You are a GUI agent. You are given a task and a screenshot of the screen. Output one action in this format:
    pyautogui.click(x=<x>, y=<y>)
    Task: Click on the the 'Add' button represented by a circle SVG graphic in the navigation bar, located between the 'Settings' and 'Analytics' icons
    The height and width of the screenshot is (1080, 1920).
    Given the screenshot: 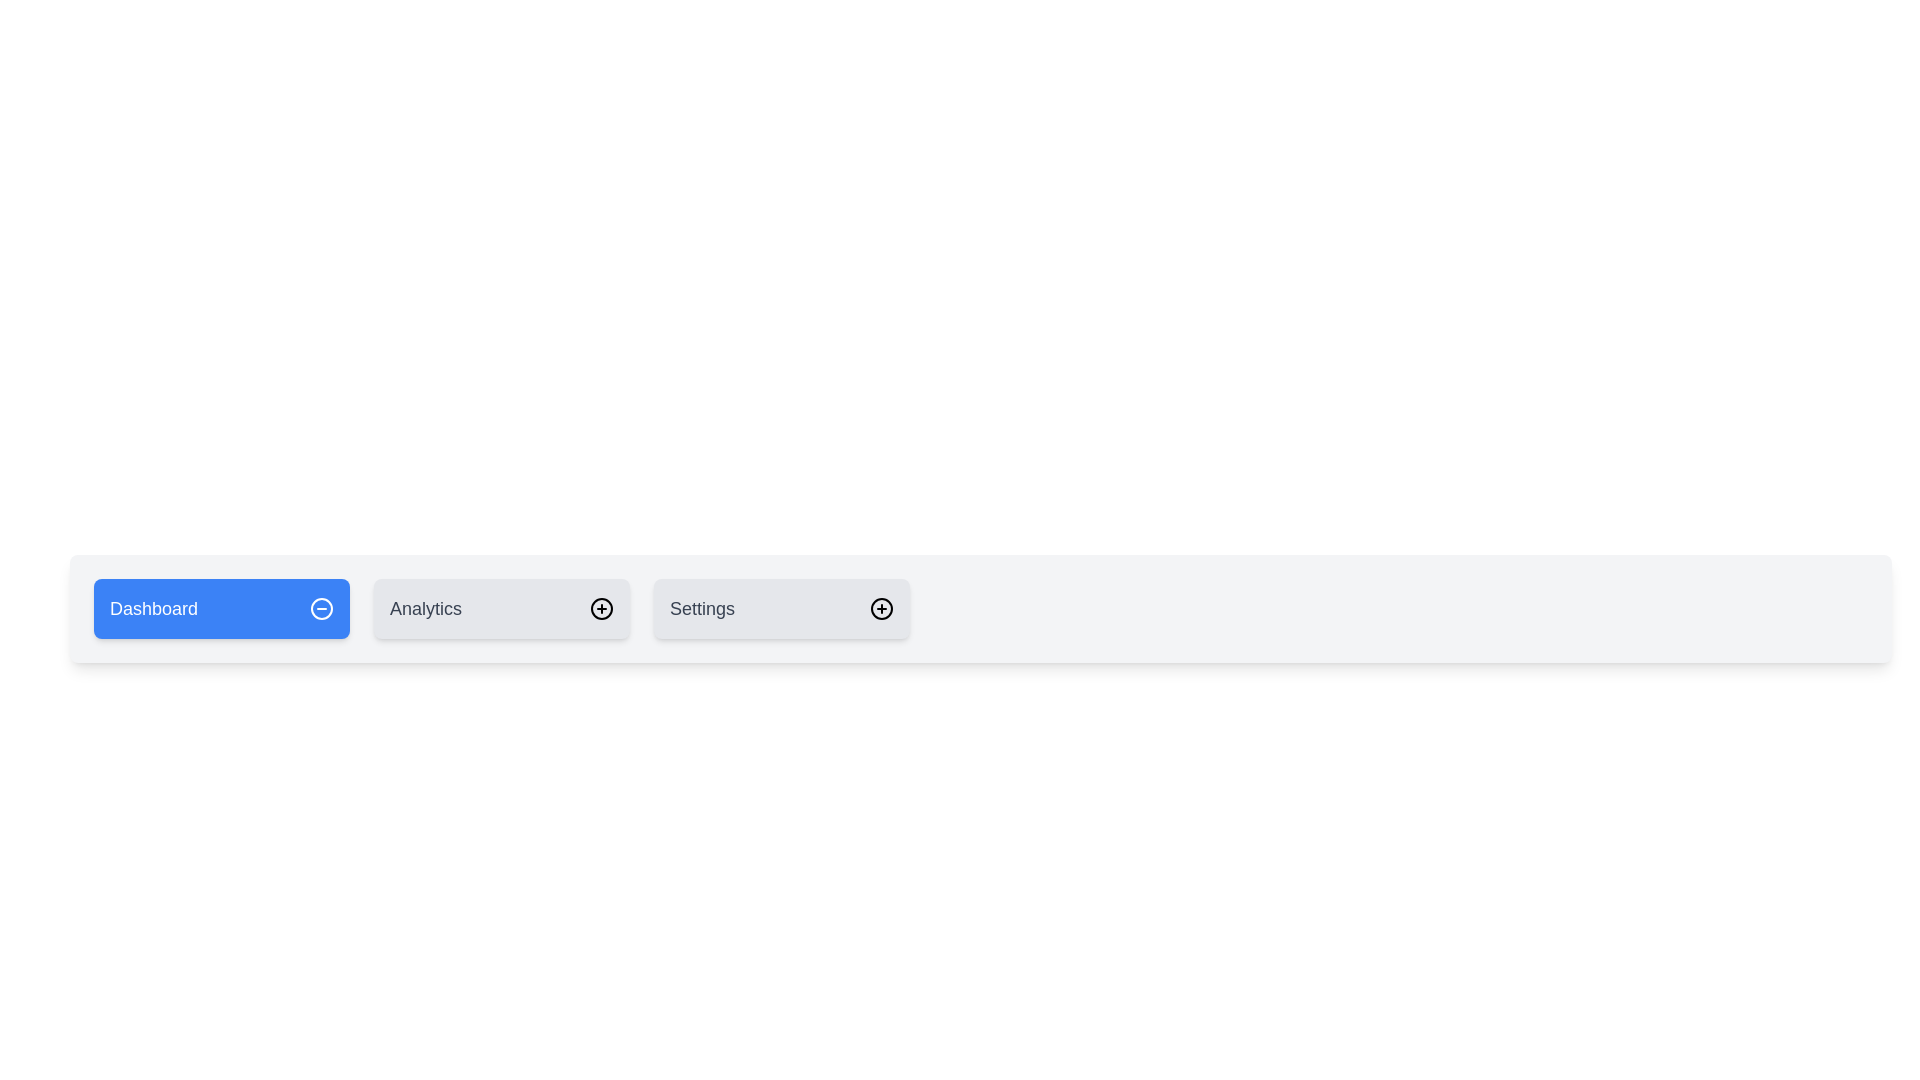 What is the action you would take?
    pyautogui.click(x=600, y=608)
    